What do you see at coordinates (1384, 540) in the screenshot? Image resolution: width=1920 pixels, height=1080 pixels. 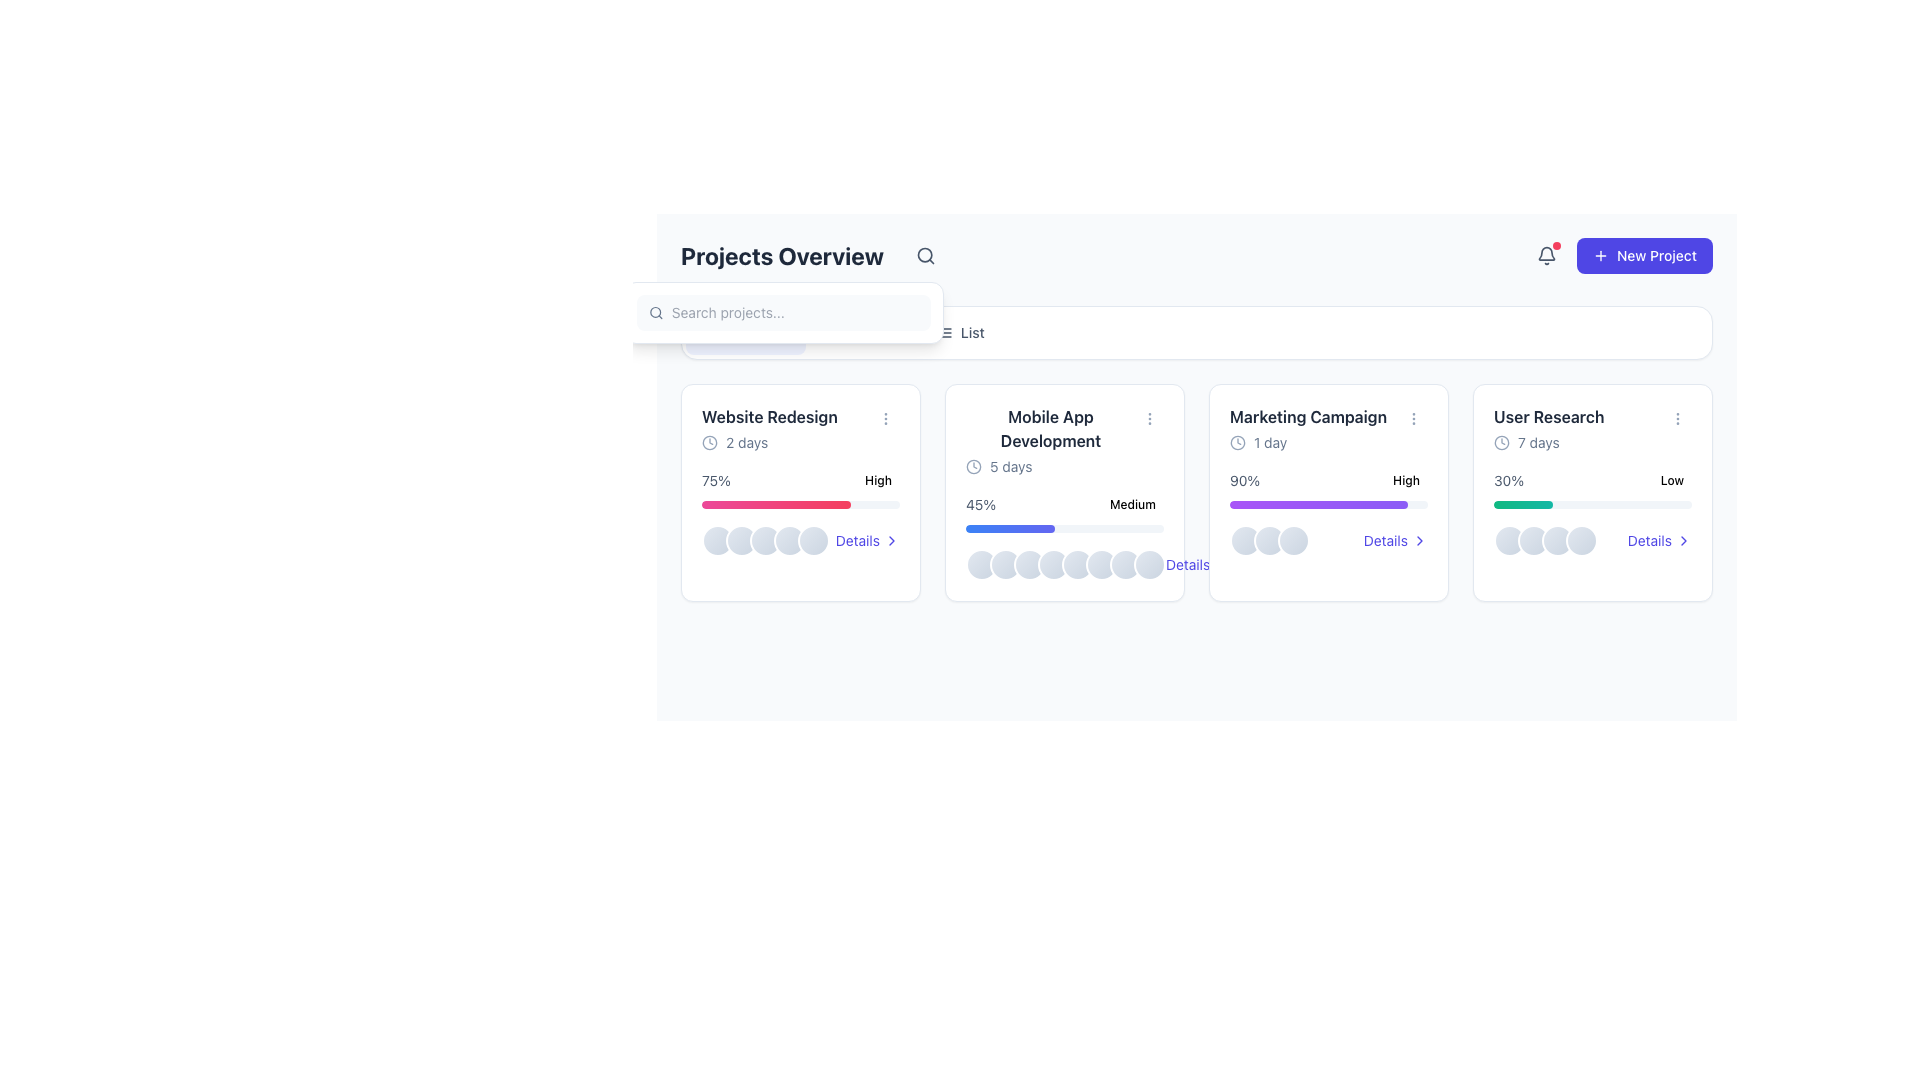 I see `the 'Details' text link element, styled in blue, located at the bottom of the 'Marketing Campaign' card` at bounding box center [1384, 540].